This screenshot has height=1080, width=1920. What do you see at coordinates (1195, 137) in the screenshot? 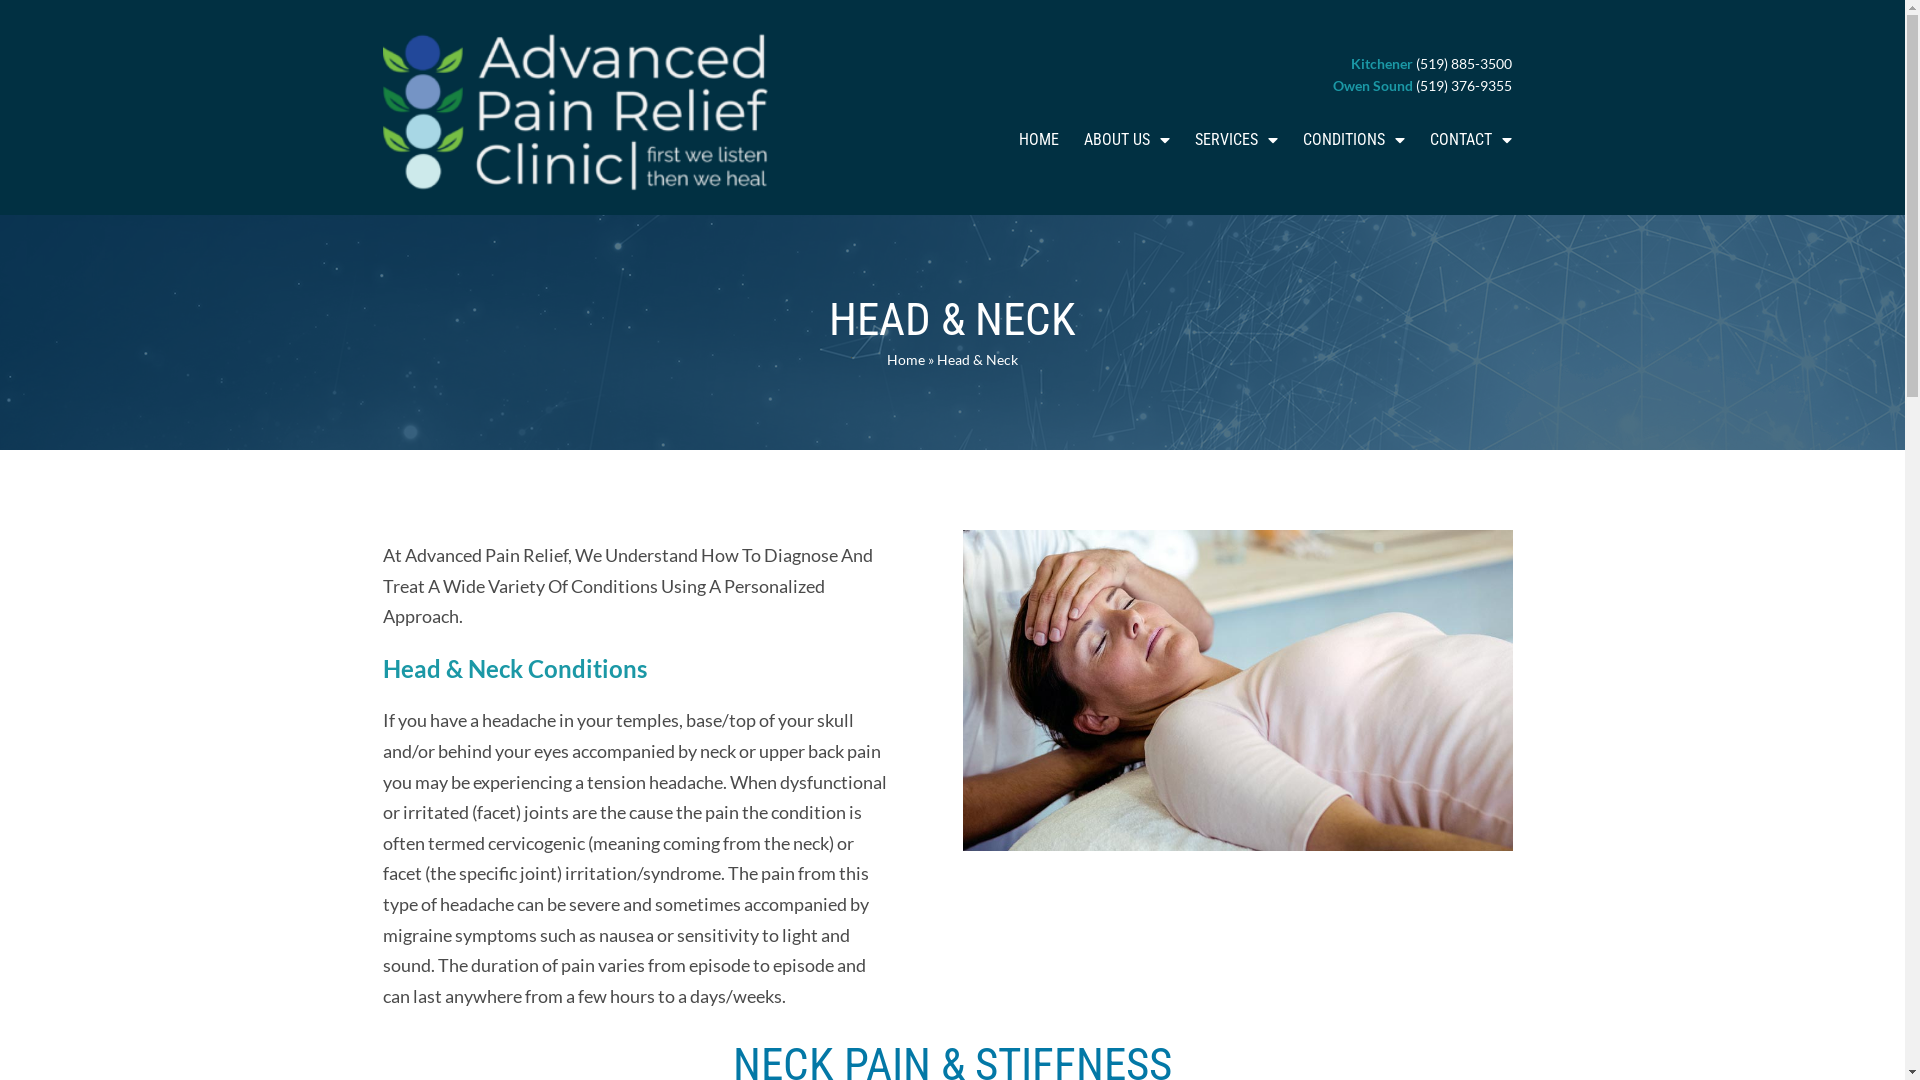
I see `'SERVICES'` at bounding box center [1195, 137].